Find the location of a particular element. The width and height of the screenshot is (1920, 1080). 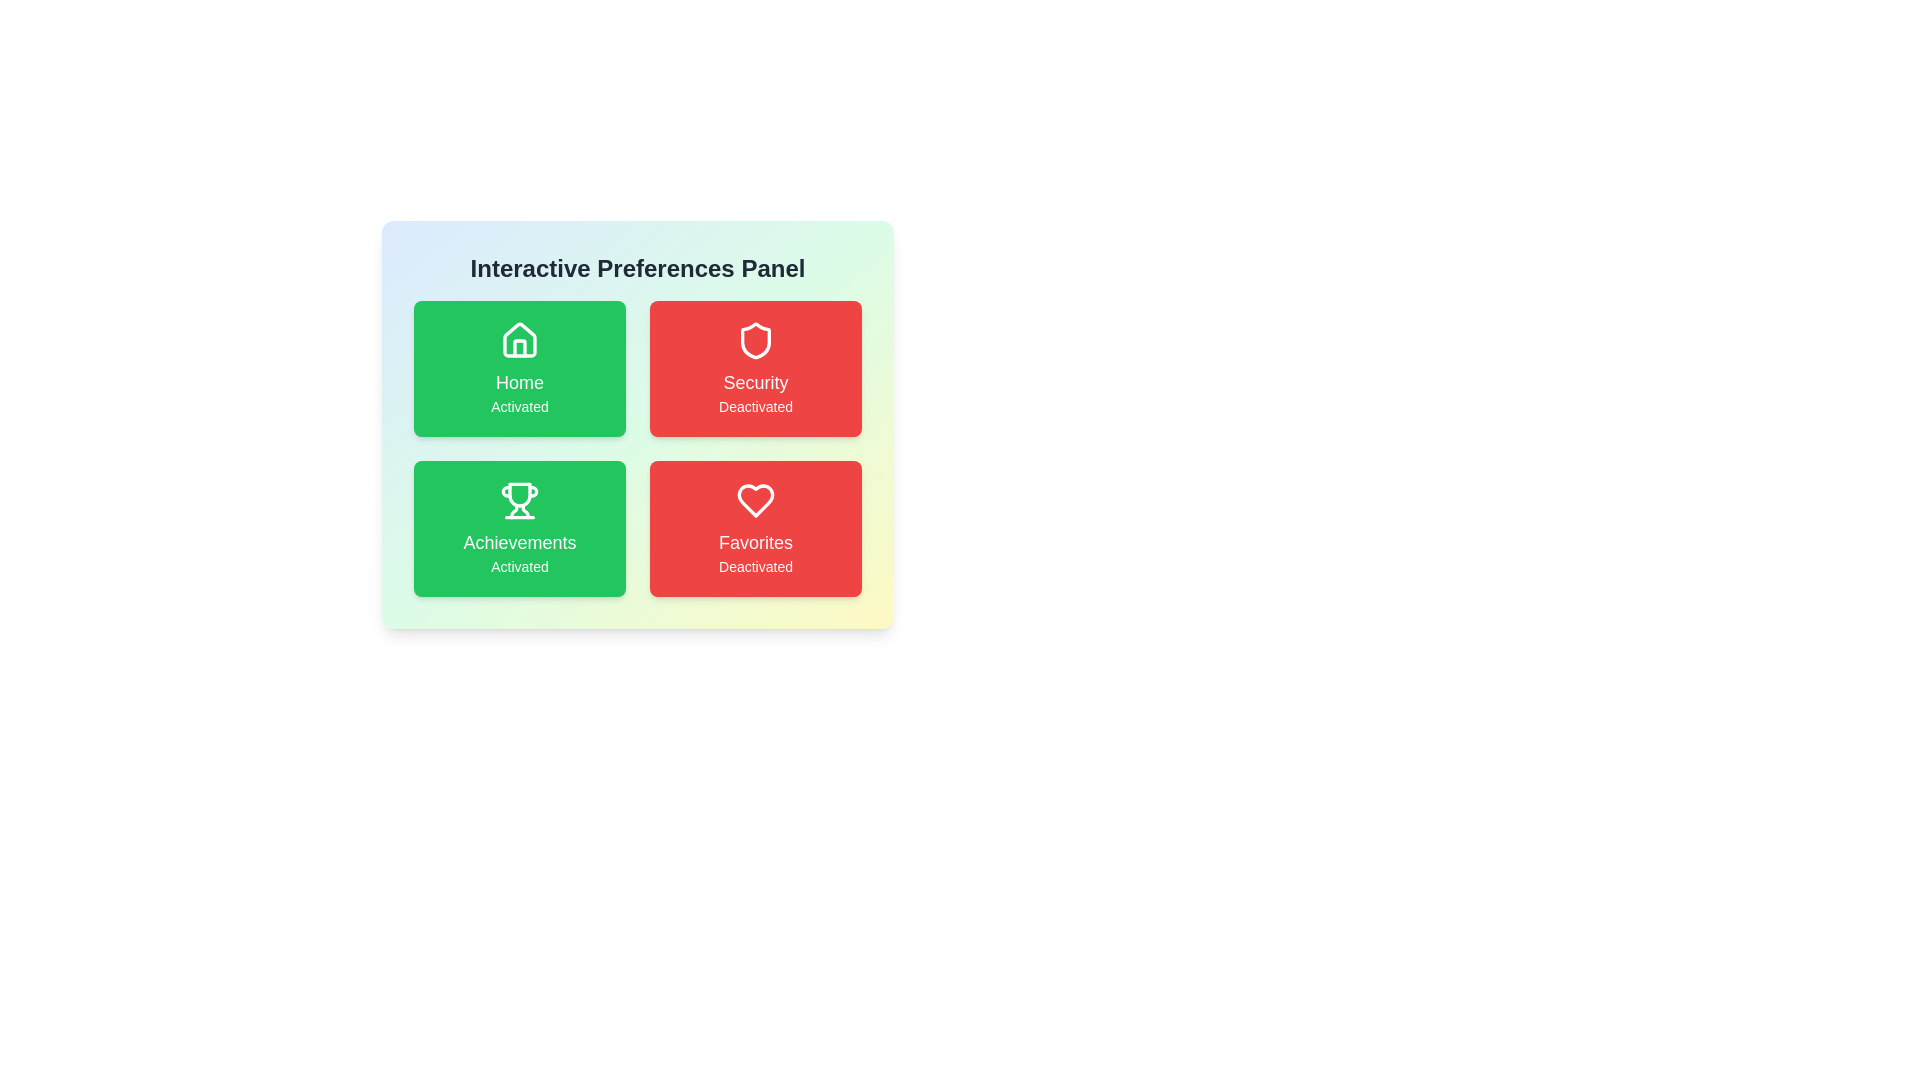

the text of the option Security to inspect or copy it is located at coordinates (754, 369).